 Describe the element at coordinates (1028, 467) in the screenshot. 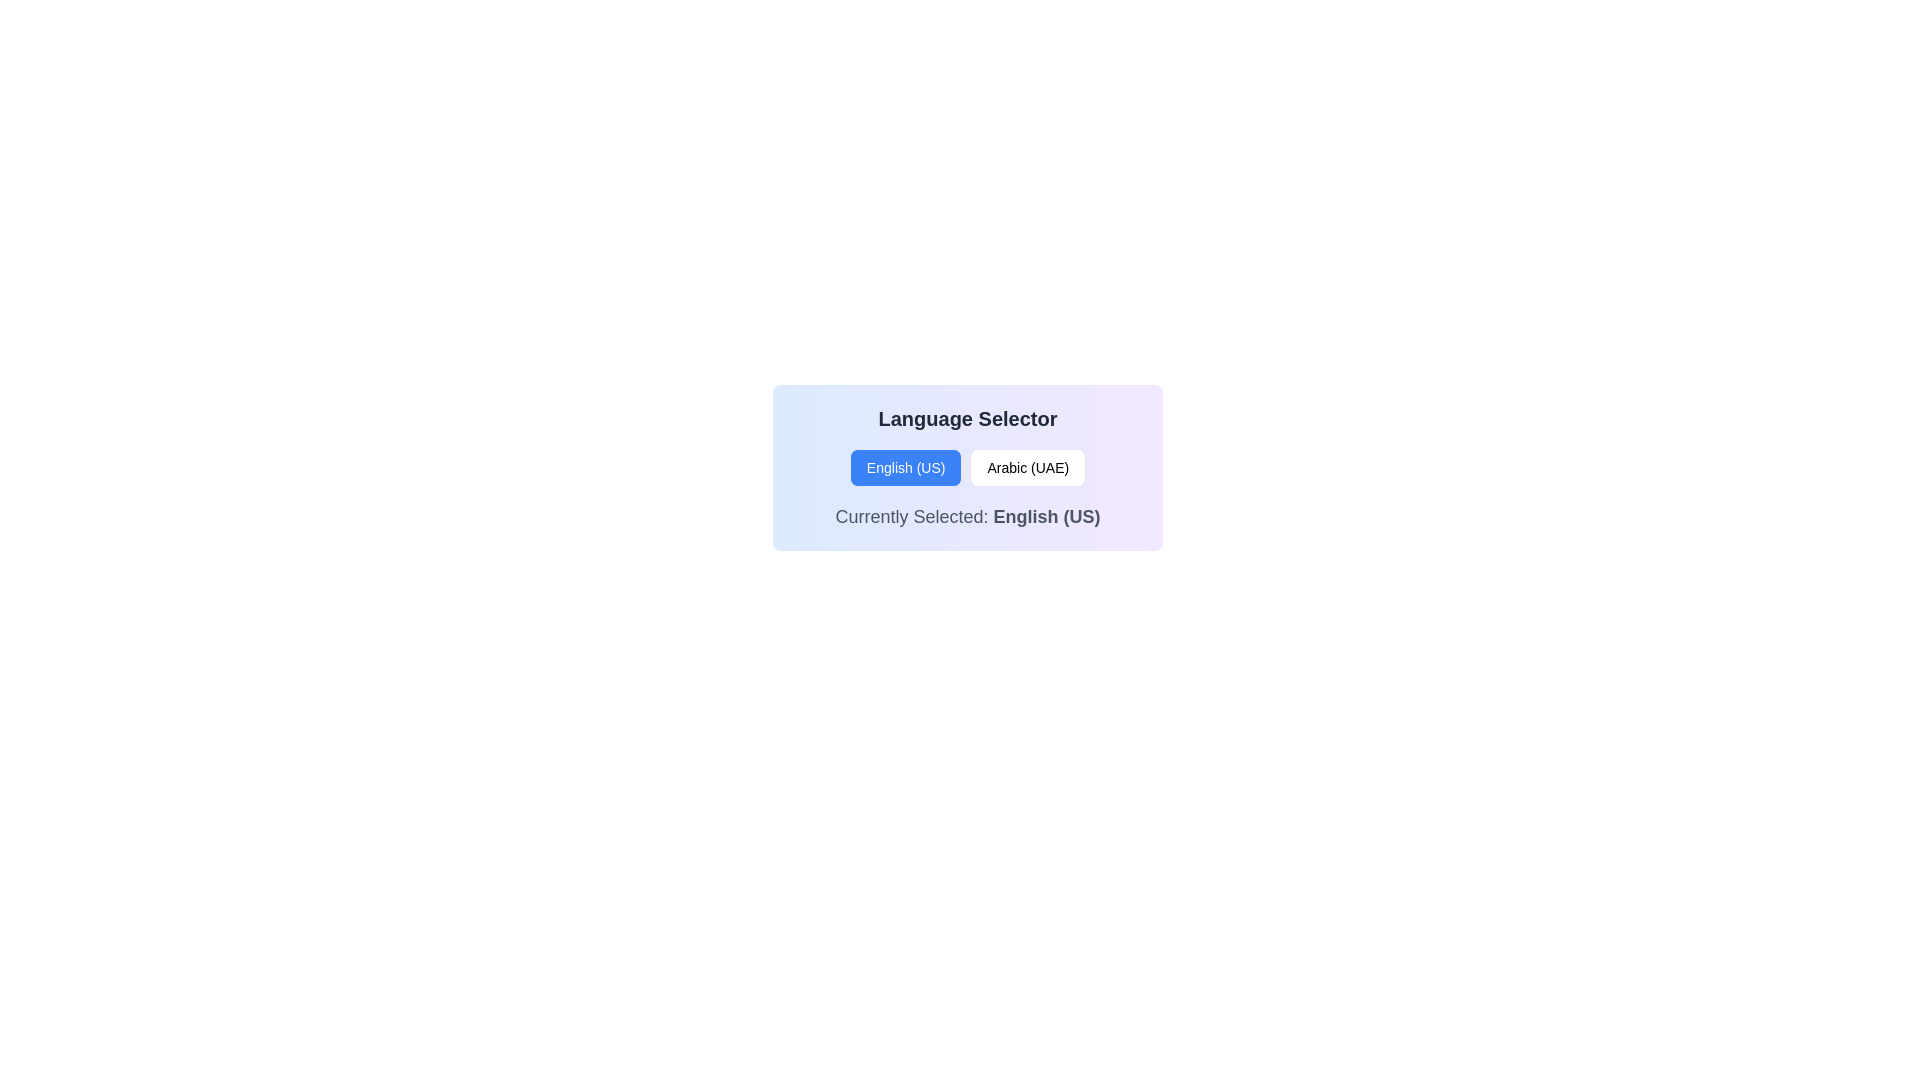

I see `the button labeled 'Arabic (UAE)' which is the second button in the Language Selector group, to activate interactivity effects` at that location.